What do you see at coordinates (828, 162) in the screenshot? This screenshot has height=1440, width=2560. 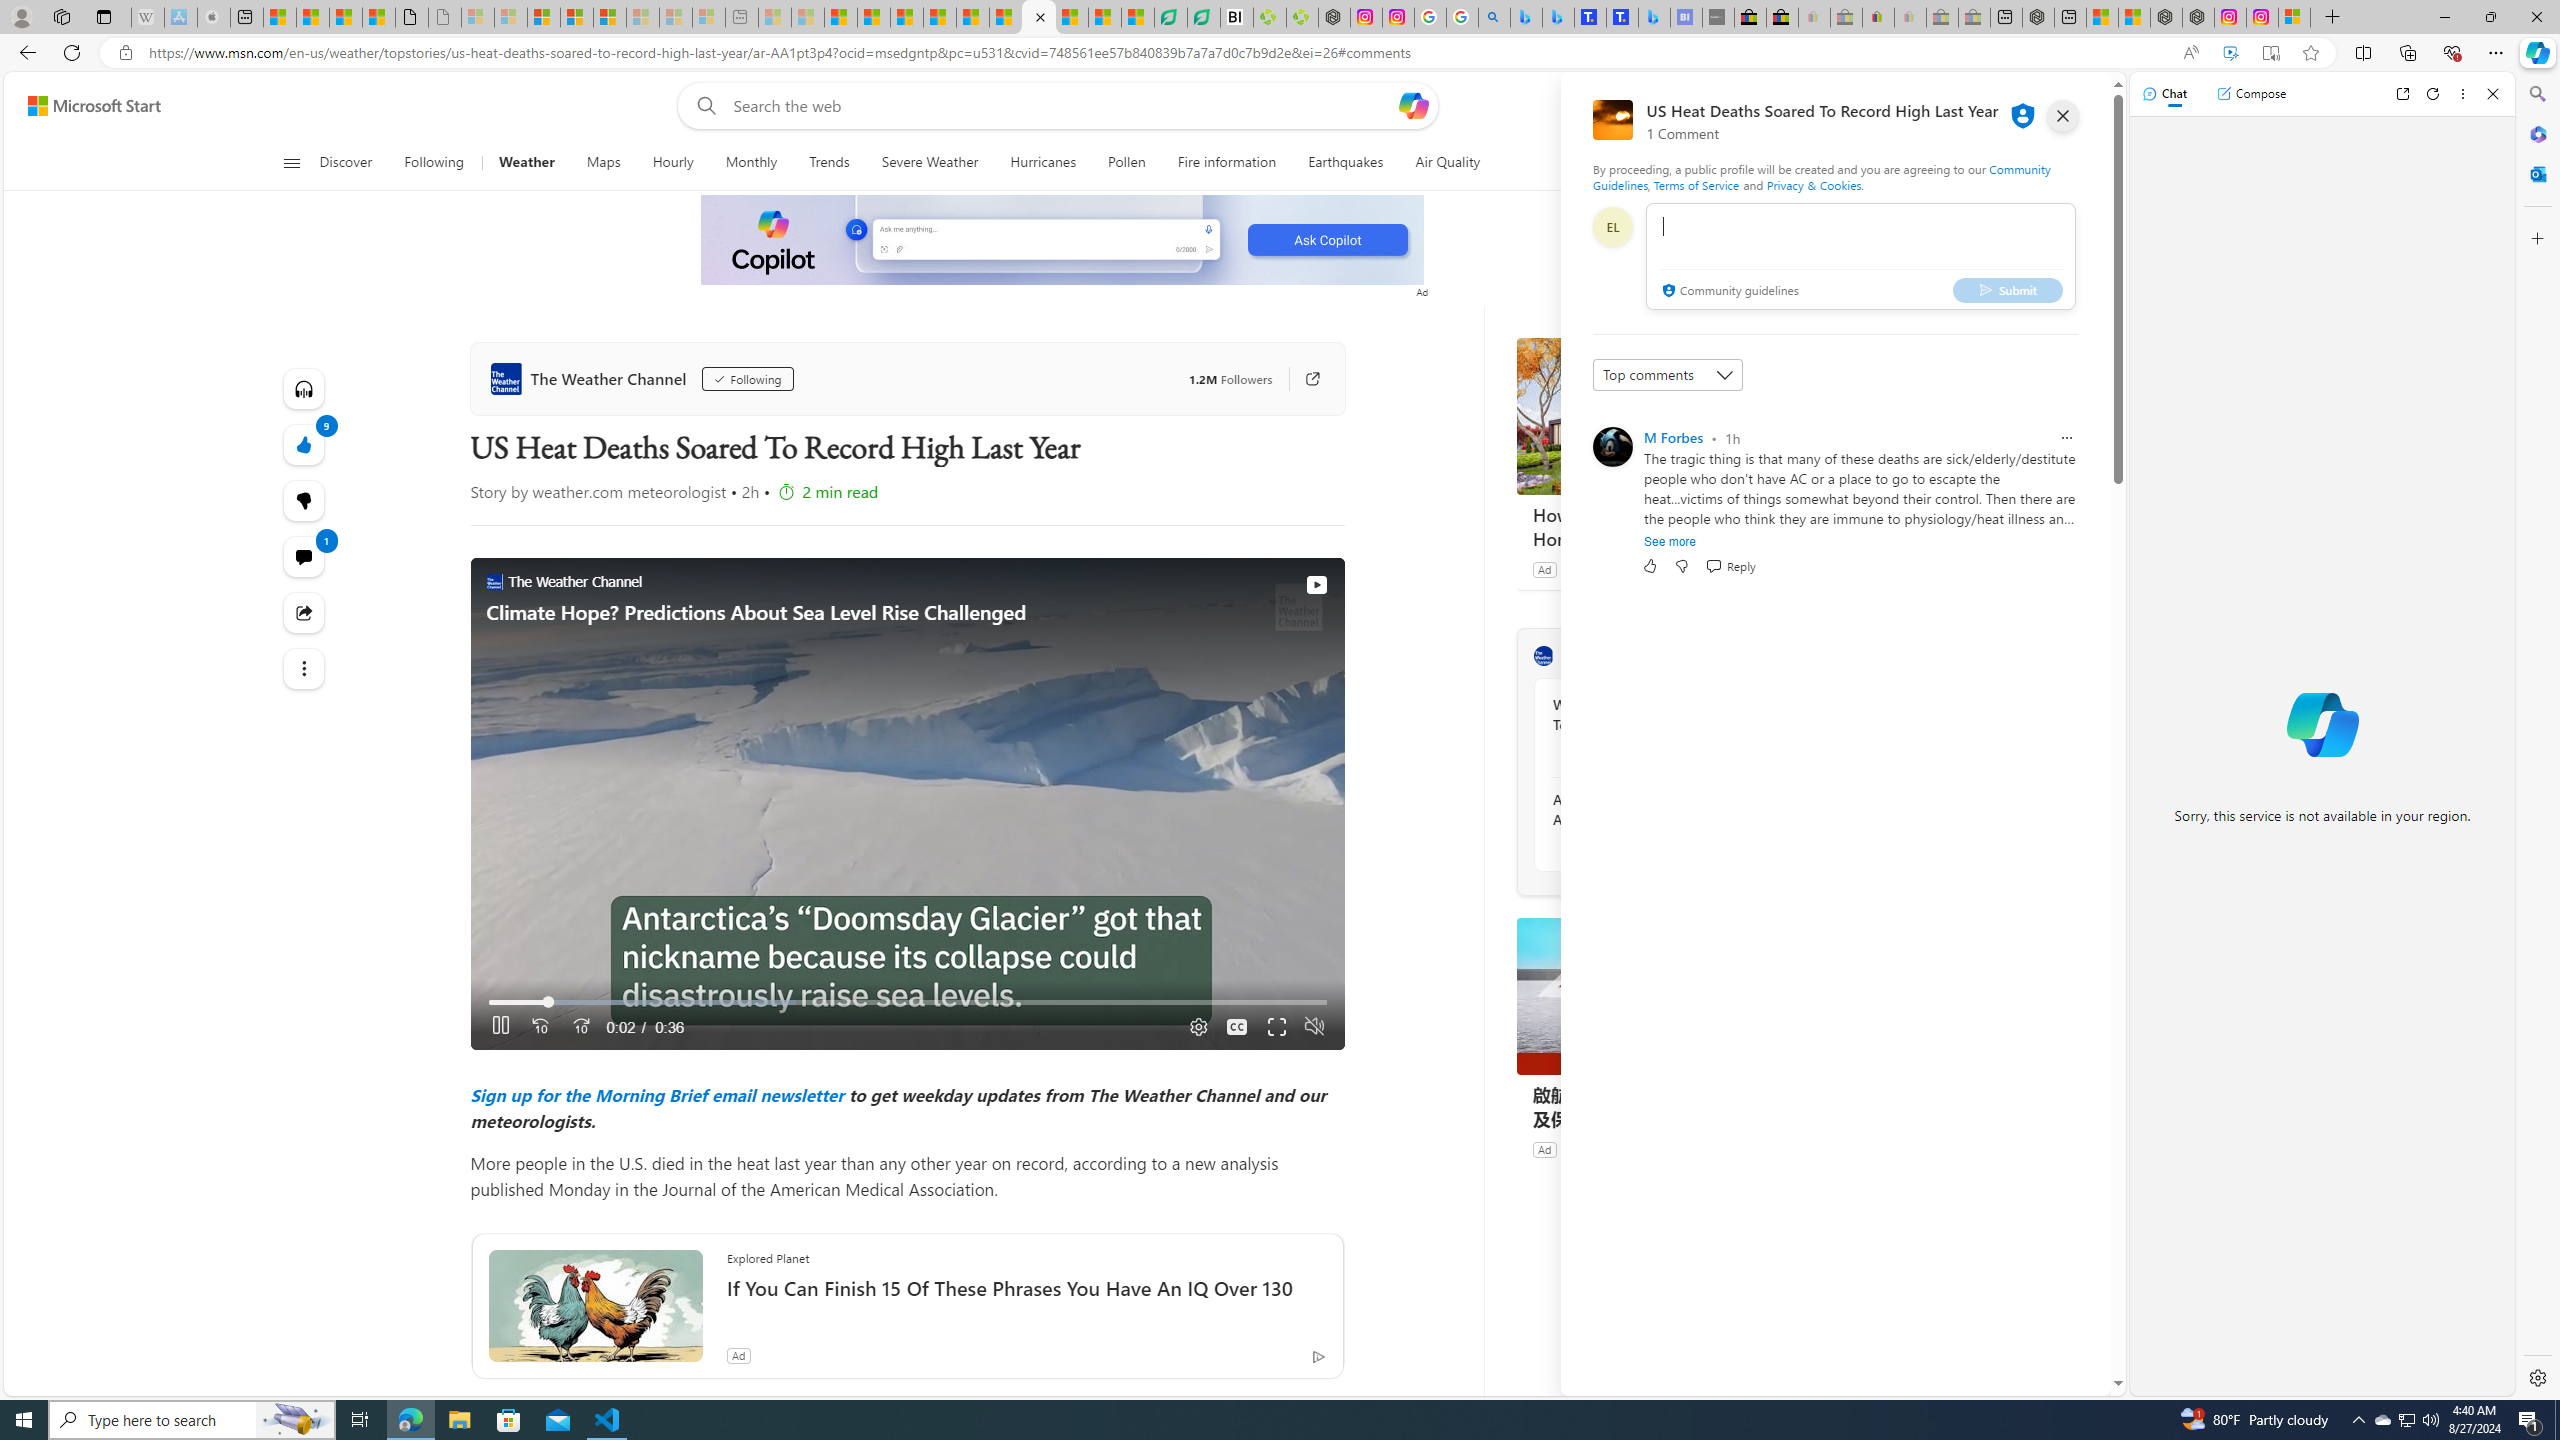 I see `'Trends'` at bounding box center [828, 162].